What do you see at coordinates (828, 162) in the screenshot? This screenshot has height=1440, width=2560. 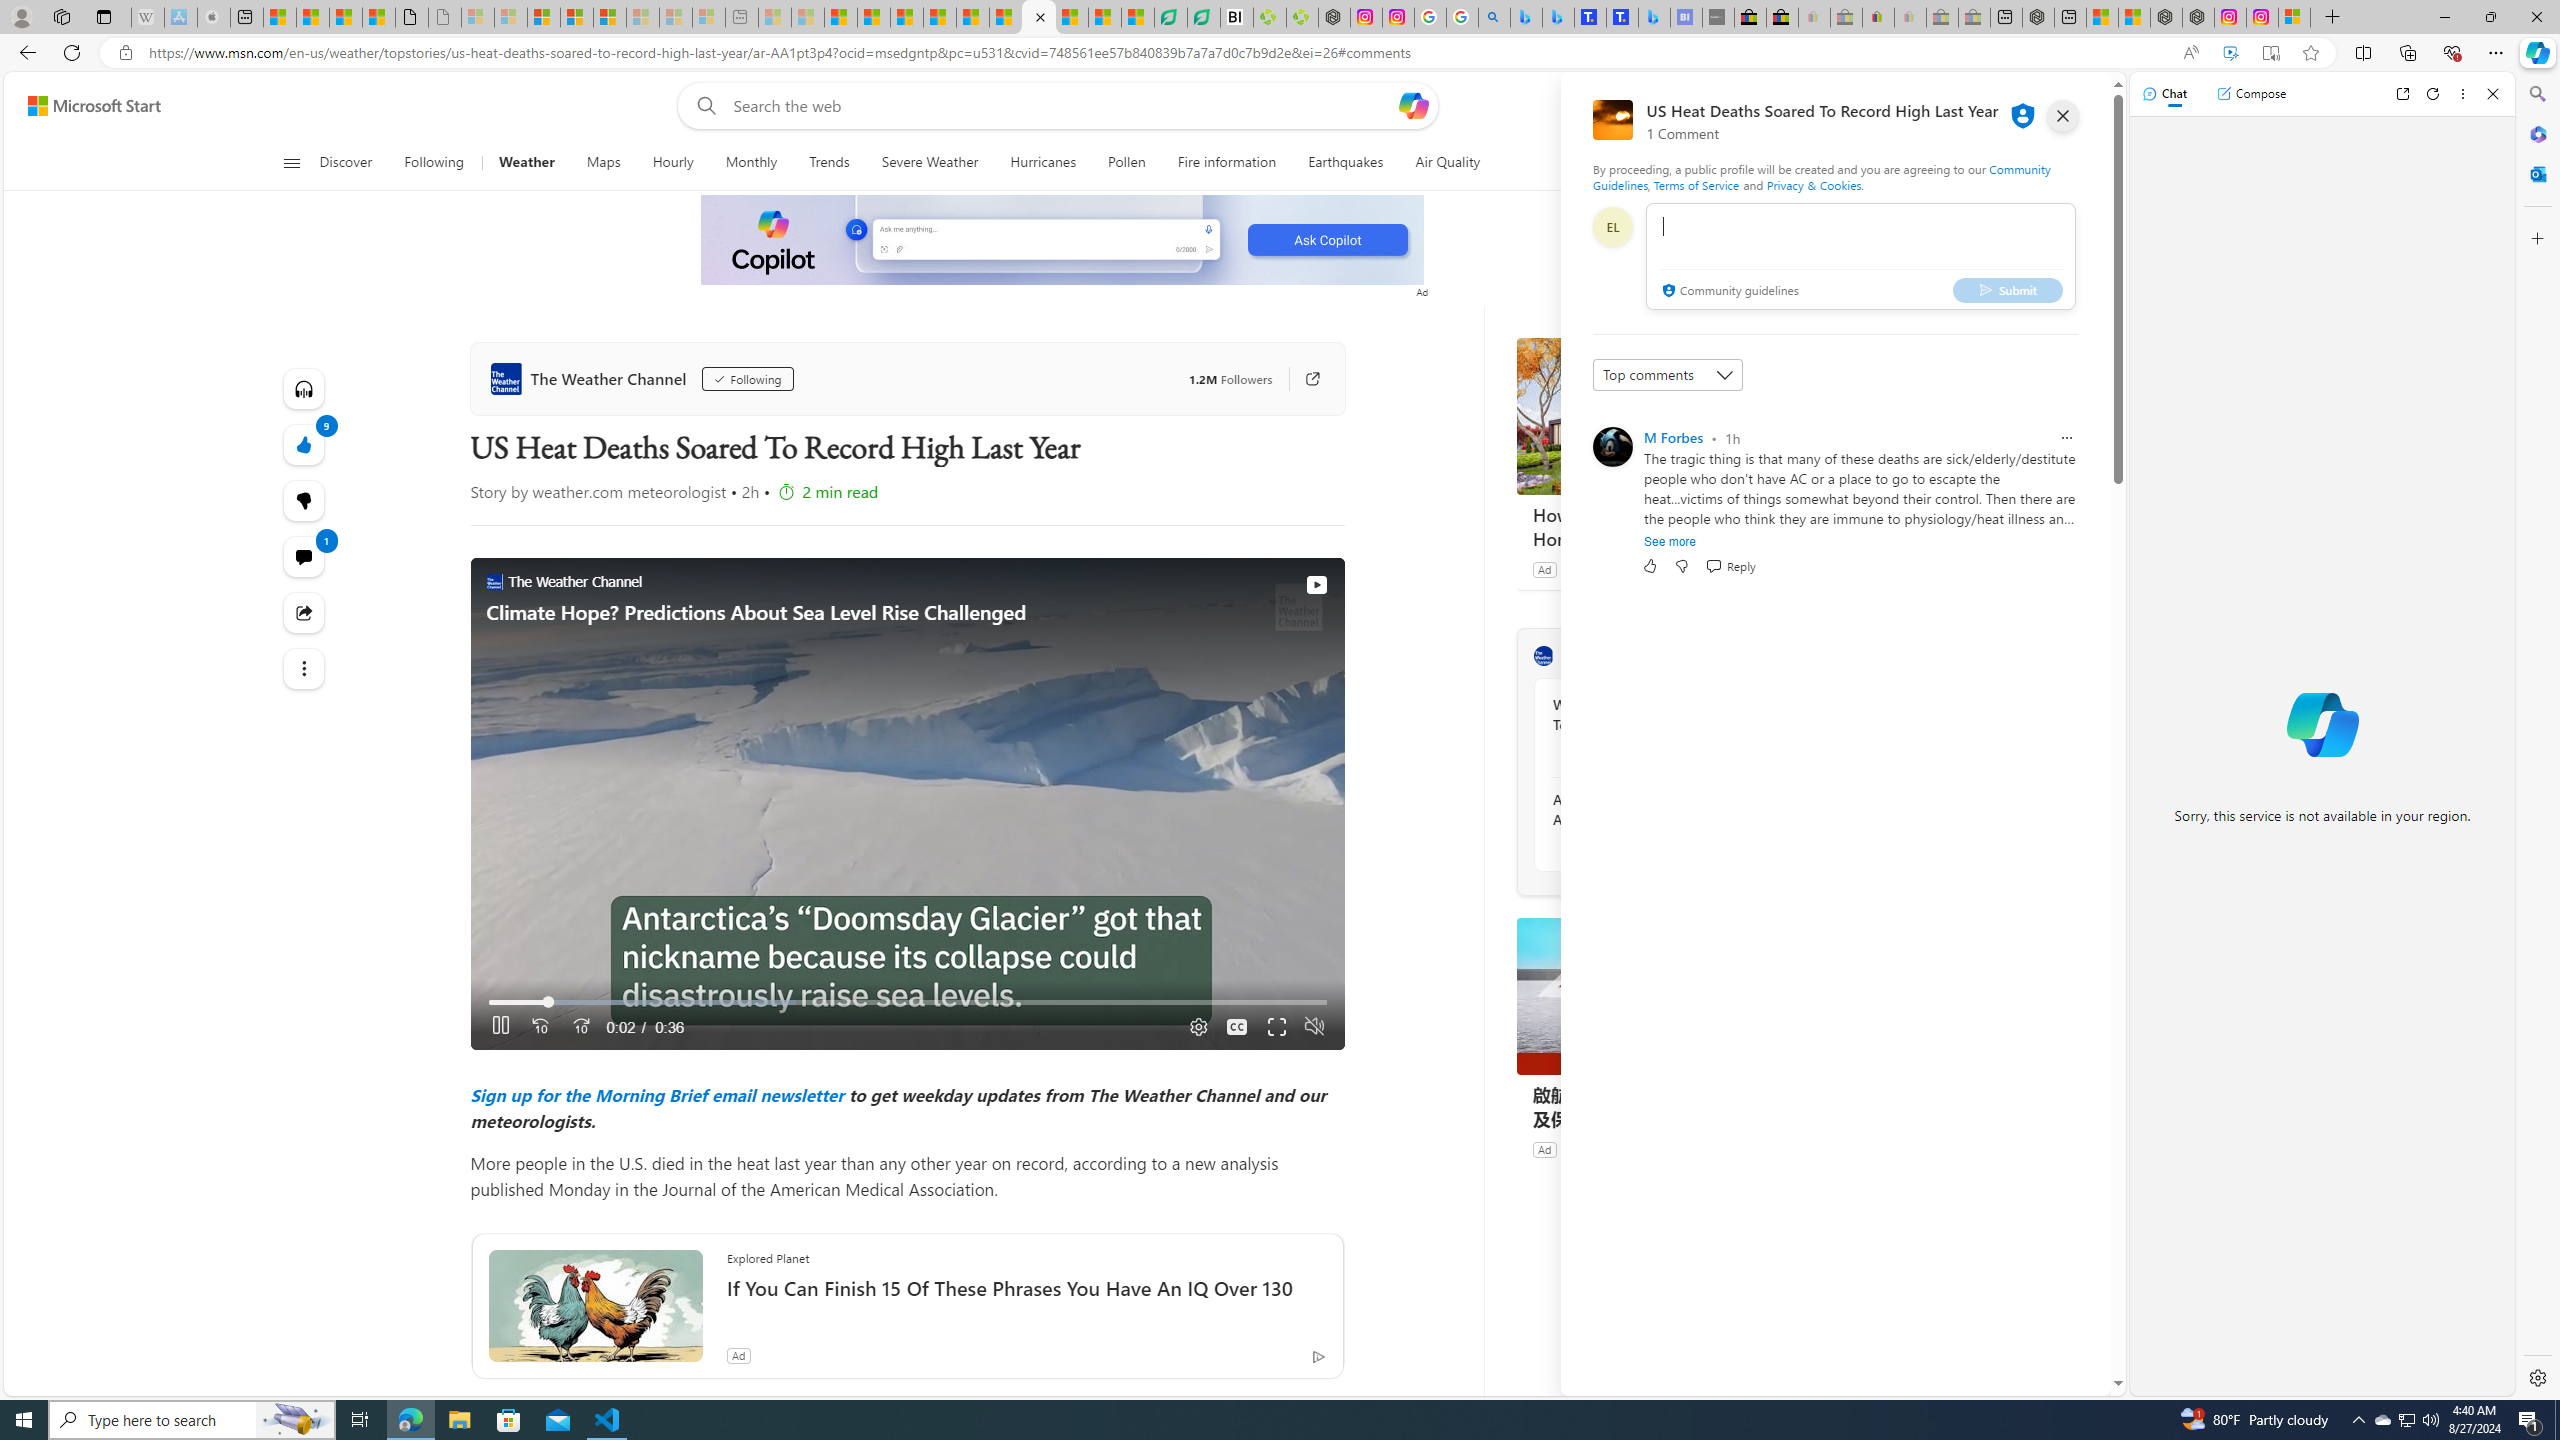 I see `'Trends'` at bounding box center [828, 162].